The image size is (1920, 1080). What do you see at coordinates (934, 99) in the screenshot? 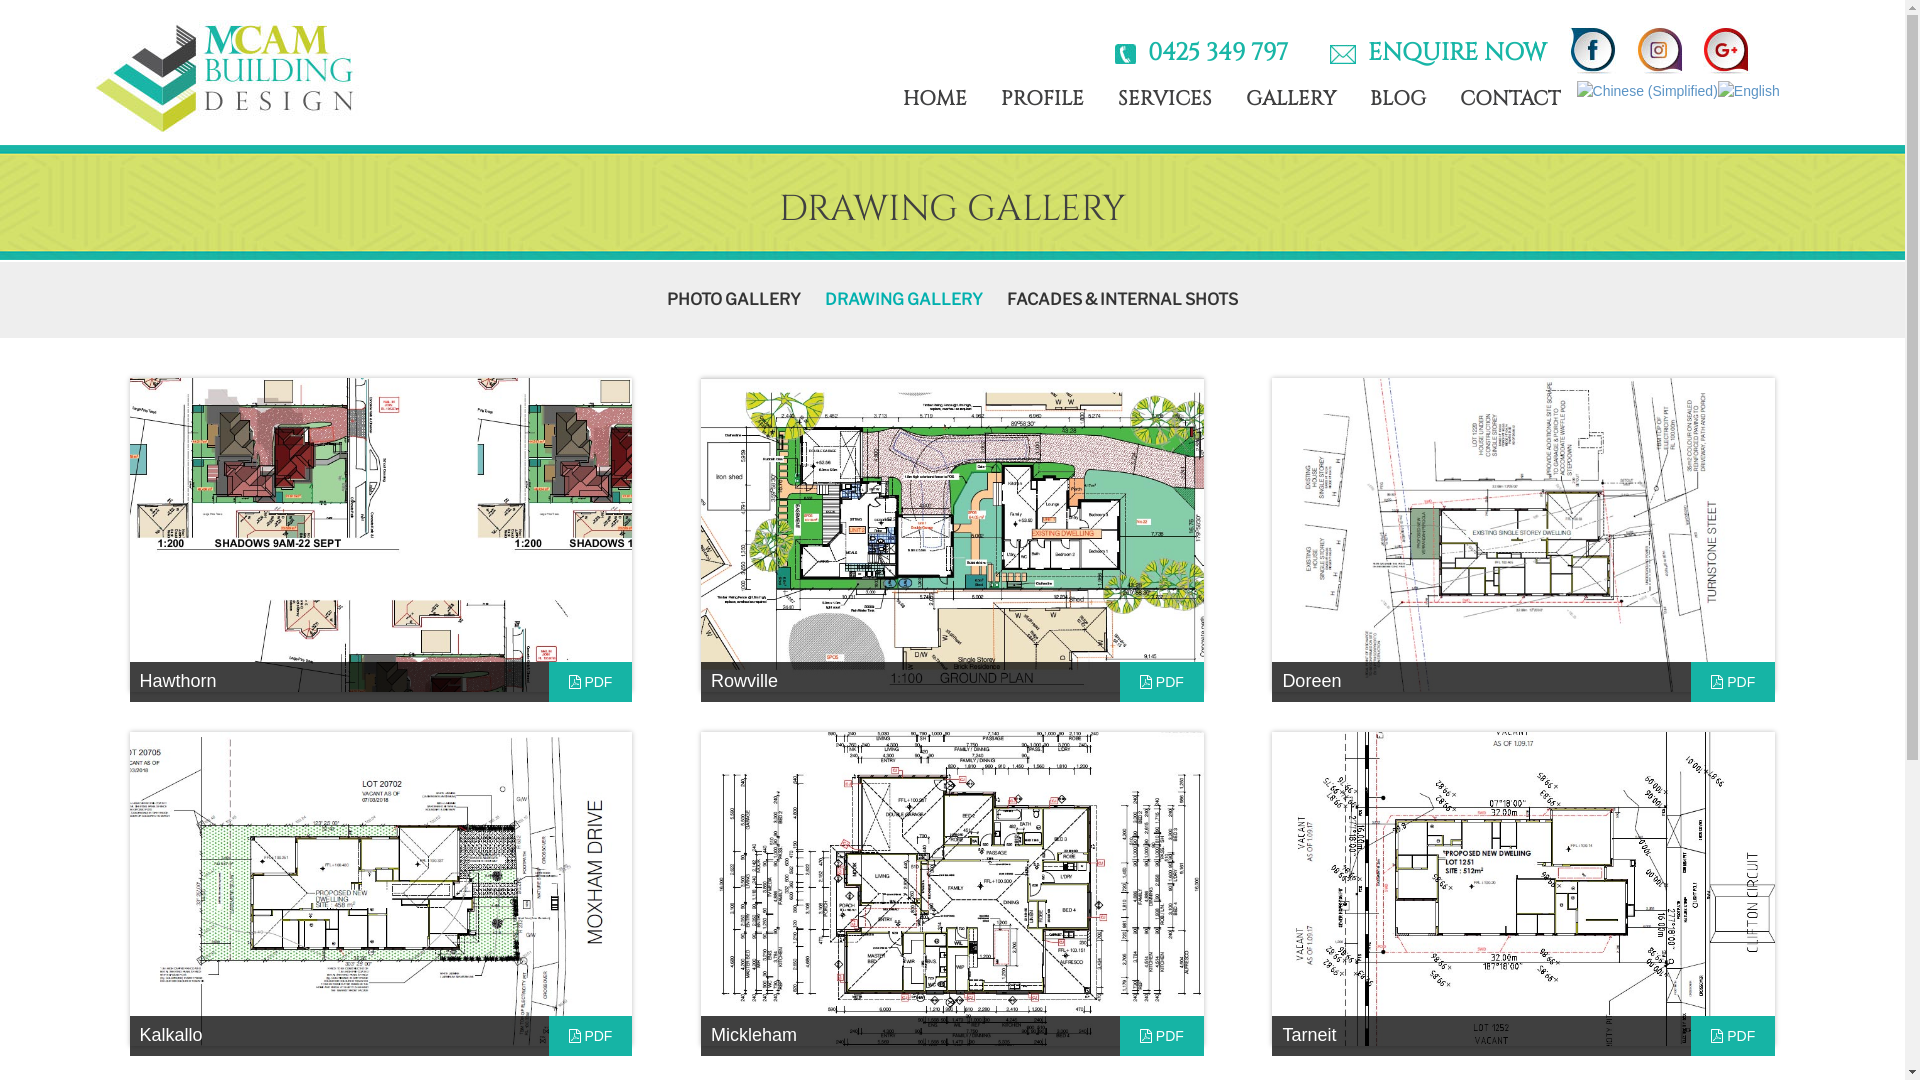
I see `'HOME'` at bounding box center [934, 99].